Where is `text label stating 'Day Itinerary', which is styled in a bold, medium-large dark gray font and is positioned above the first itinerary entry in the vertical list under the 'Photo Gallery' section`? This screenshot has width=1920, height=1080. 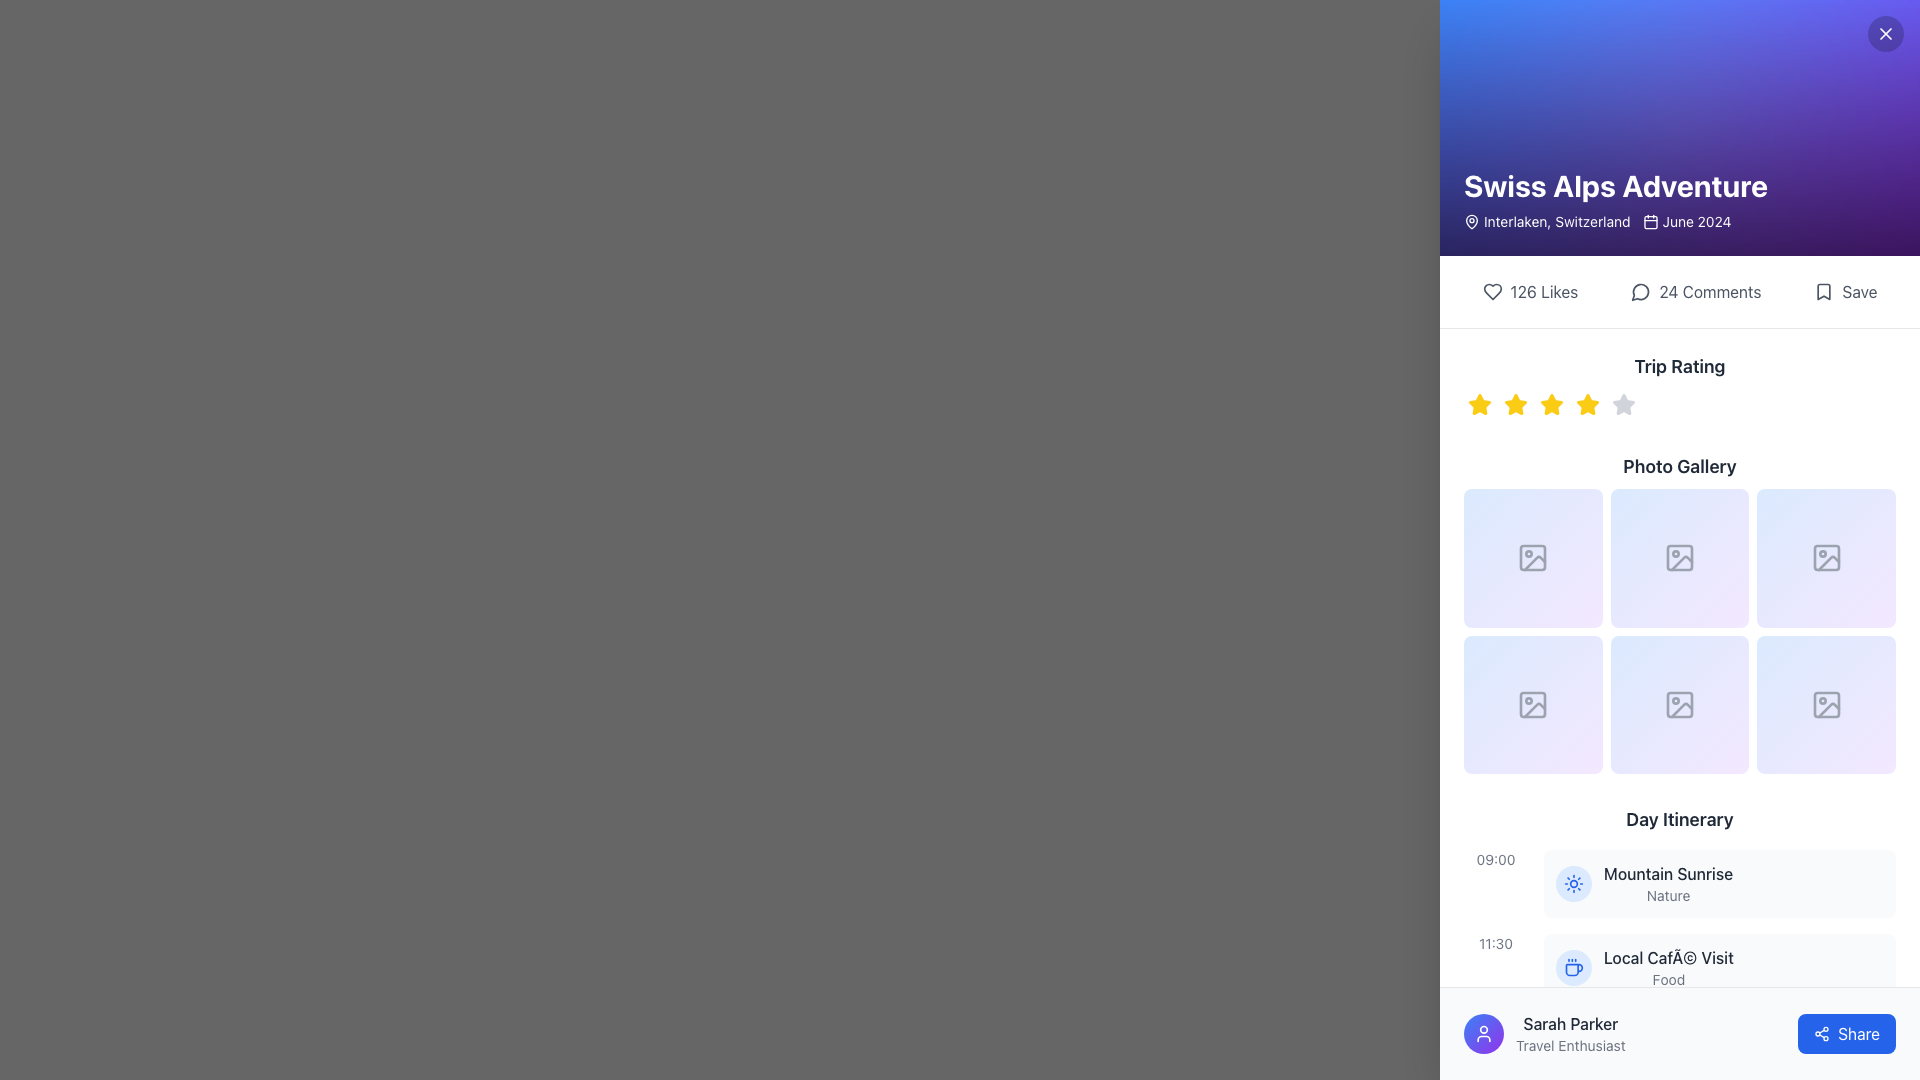
text label stating 'Day Itinerary', which is styled in a bold, medium-large dark gray font and is positioned above the first itinerary entry in the vertical list under the 'Photo Gallery' section is located at coordinates (1680, 820).